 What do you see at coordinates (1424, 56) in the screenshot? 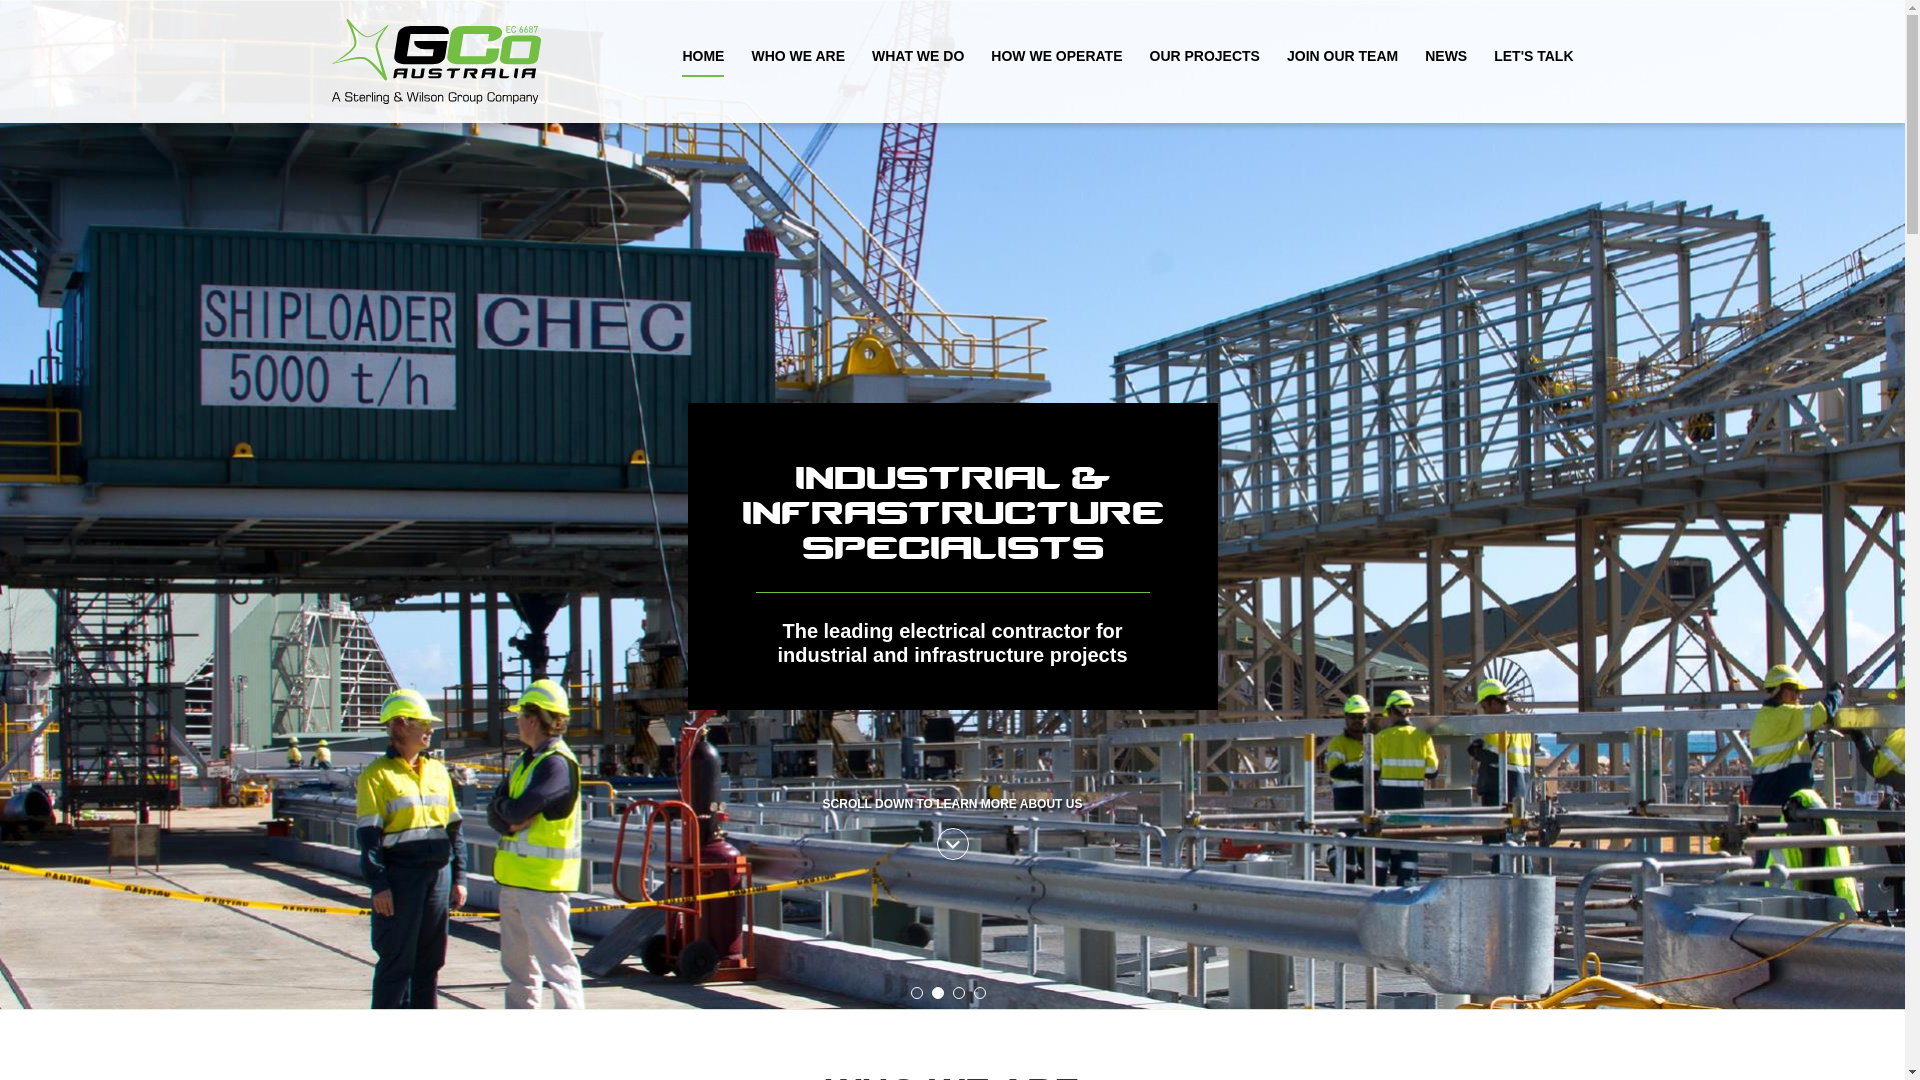
I see `'NEWS'` at bounding box center [1424, 56].